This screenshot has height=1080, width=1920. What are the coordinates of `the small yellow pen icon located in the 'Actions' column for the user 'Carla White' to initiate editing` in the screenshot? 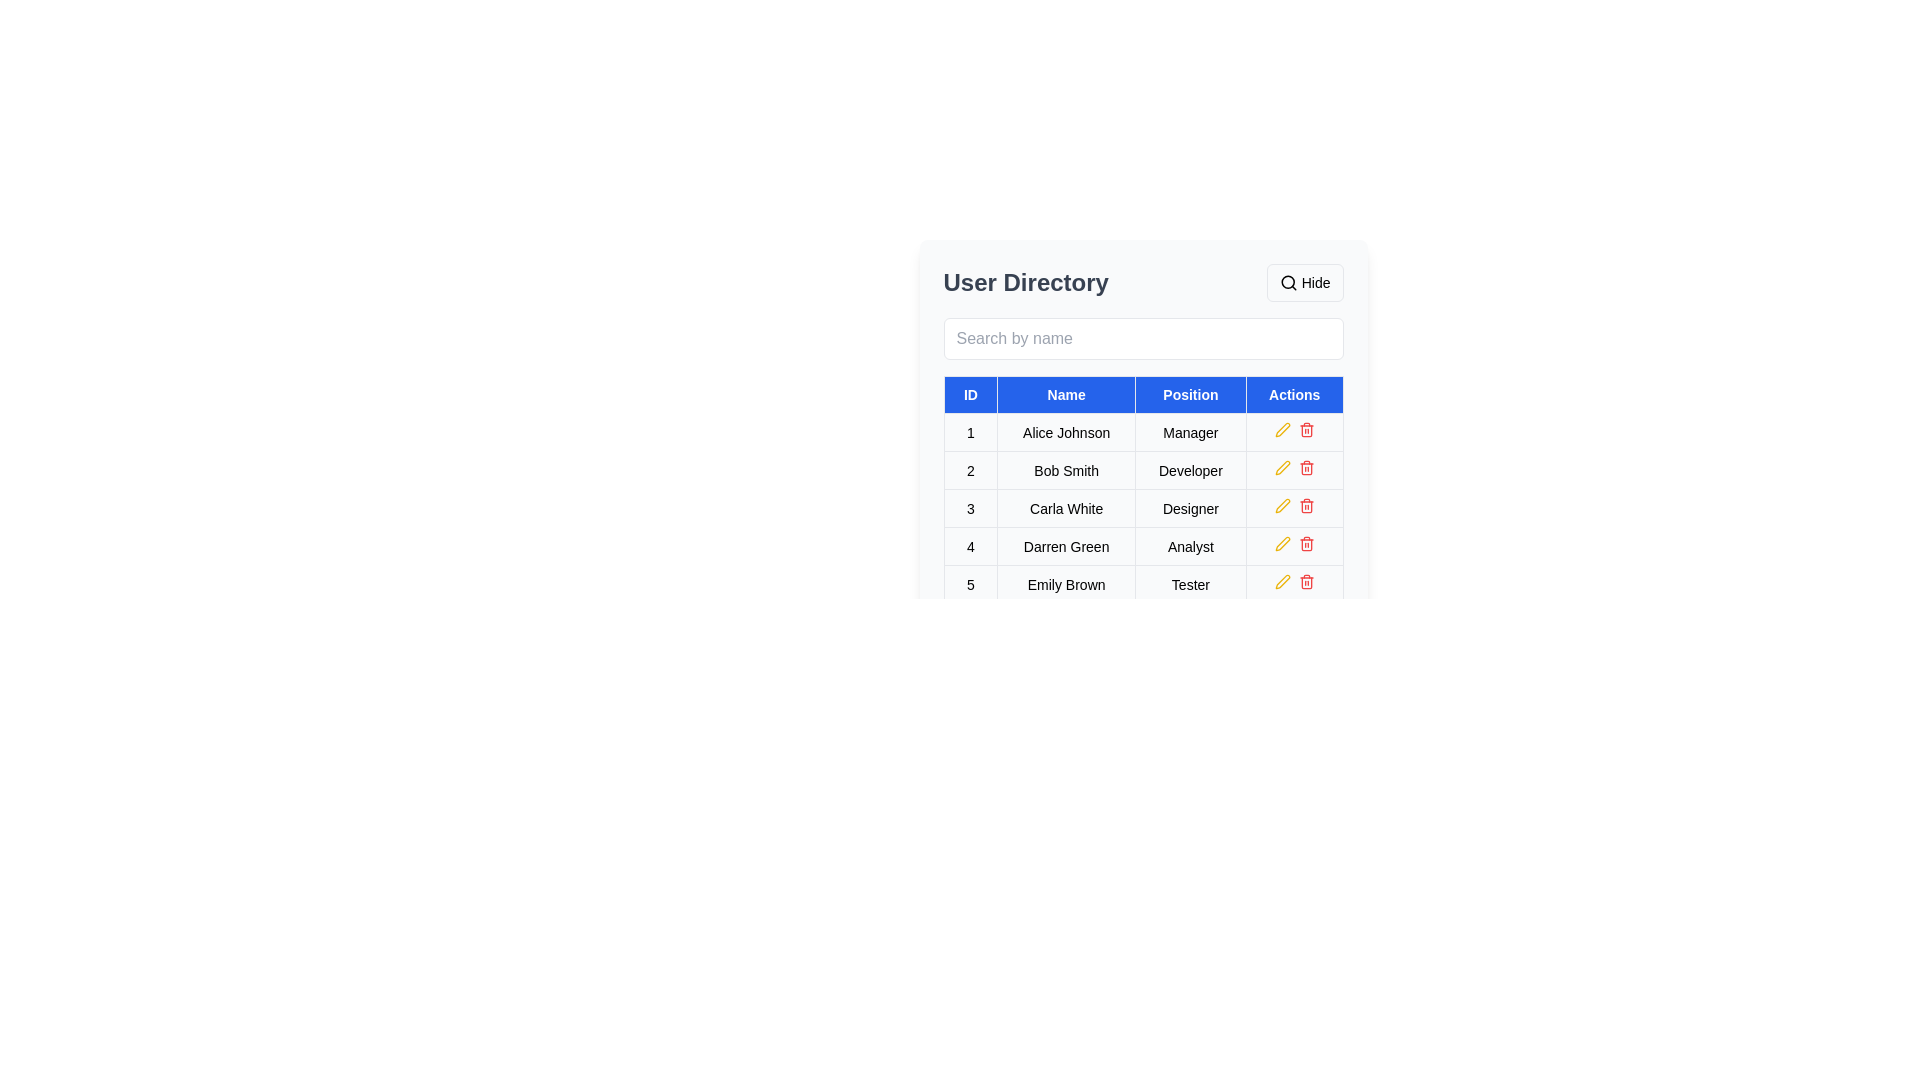 It's located at (1282, 504).